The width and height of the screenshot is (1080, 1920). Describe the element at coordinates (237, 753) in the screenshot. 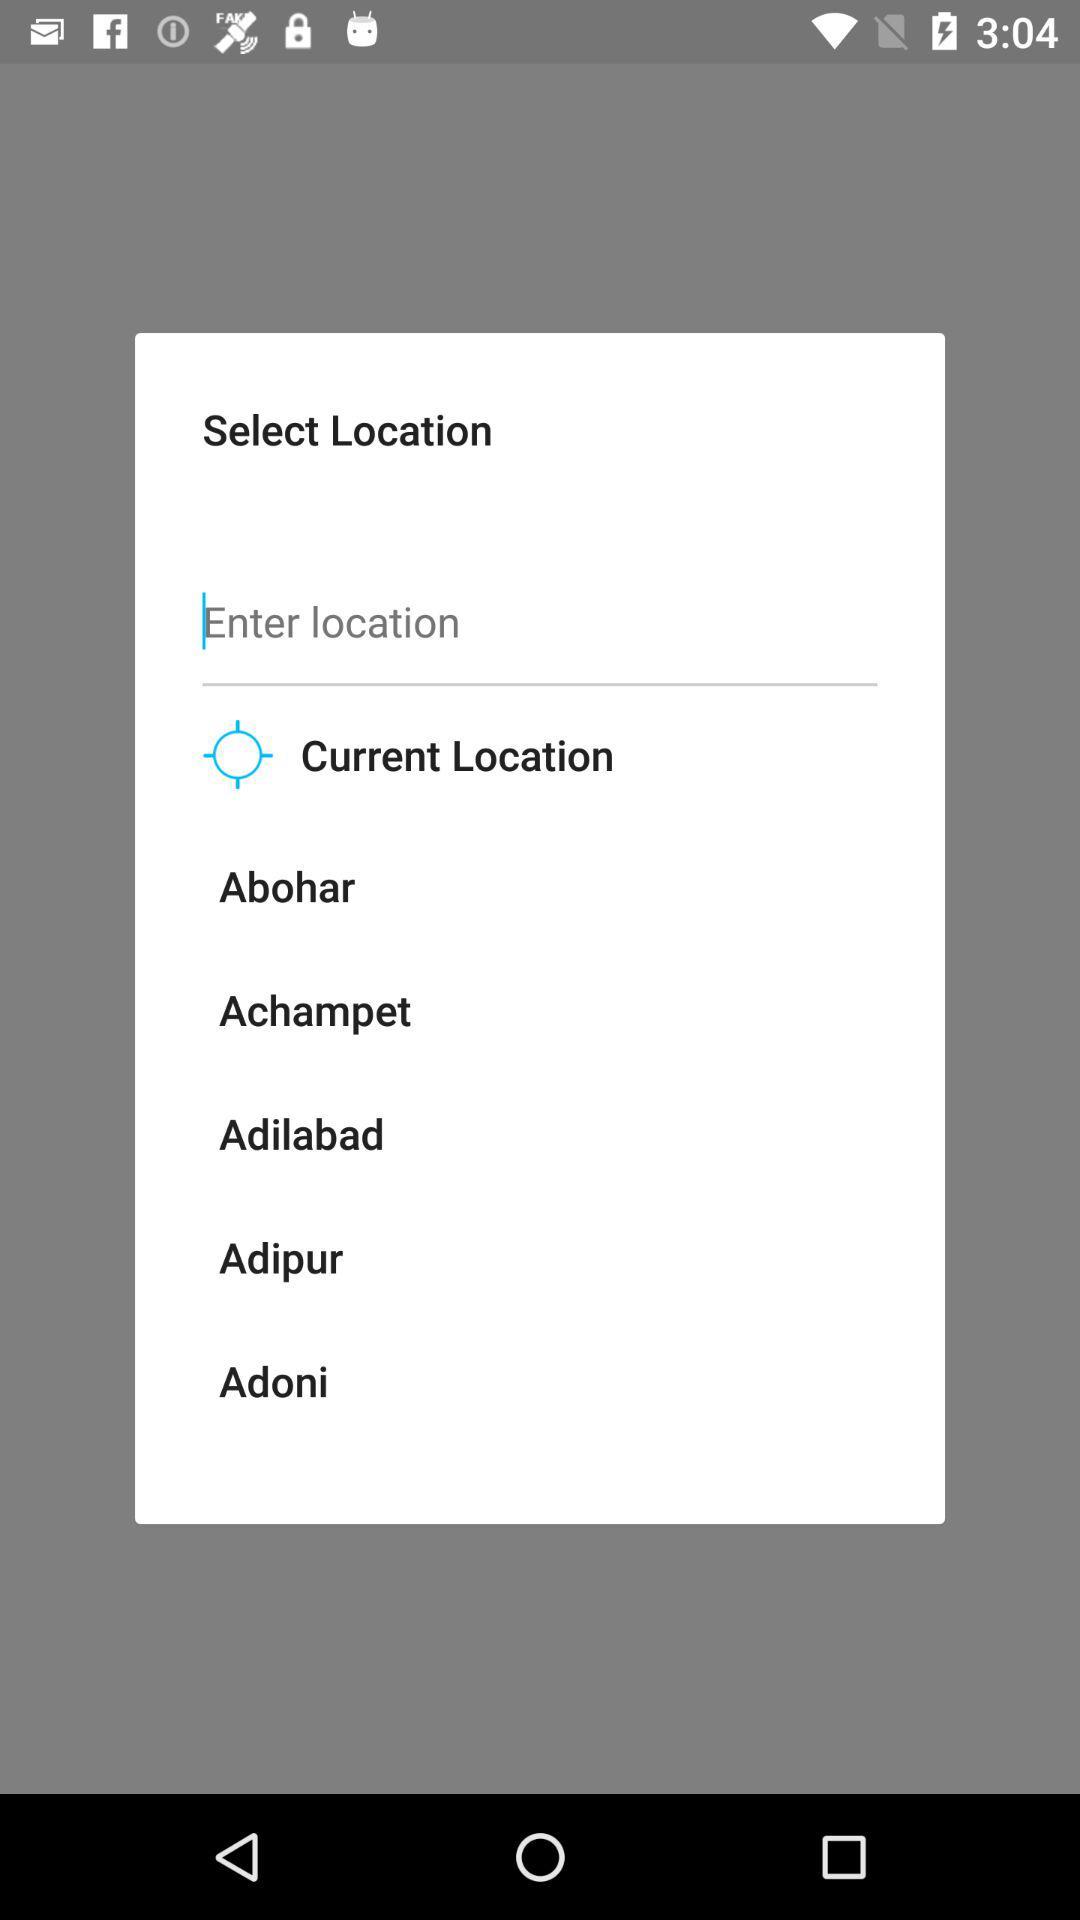

I see `item next to the current location icon` at that location.